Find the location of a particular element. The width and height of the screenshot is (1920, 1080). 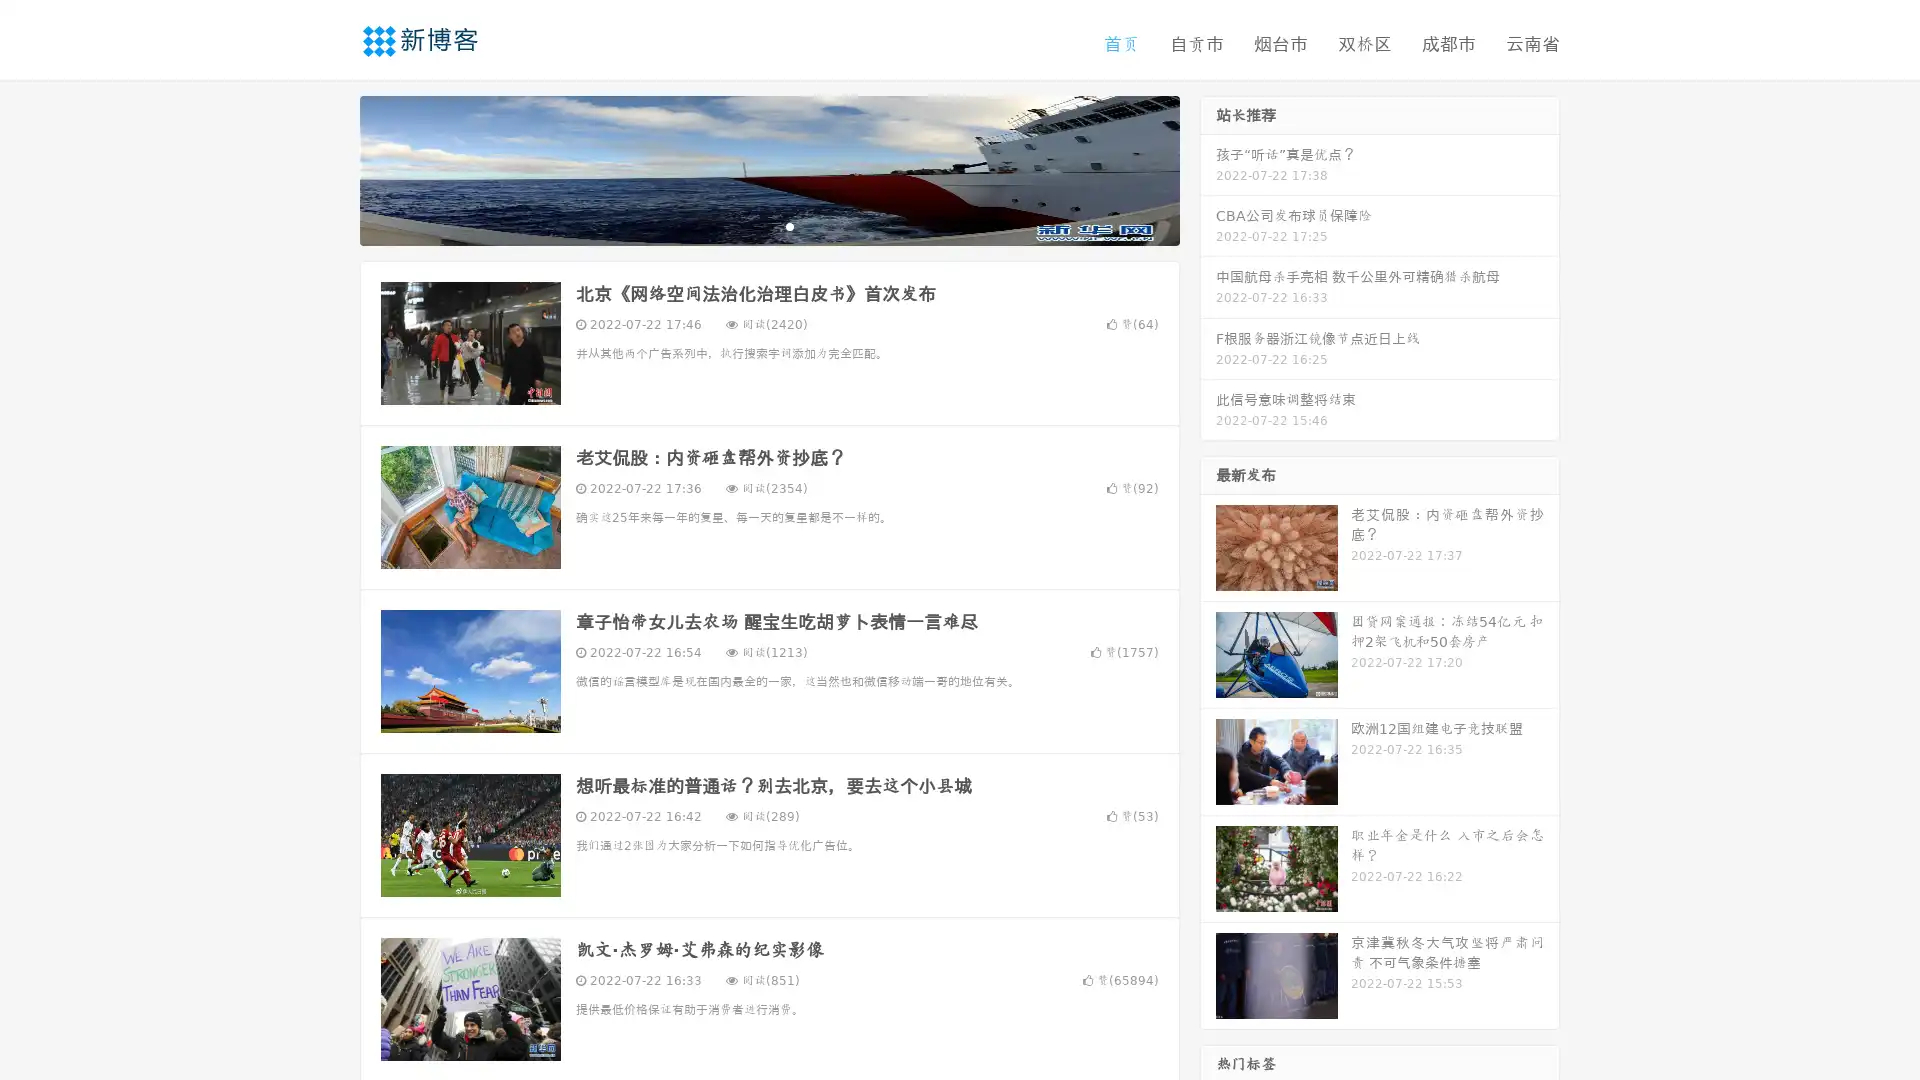

Go to slide 3 is located at coordinates (789, 225).